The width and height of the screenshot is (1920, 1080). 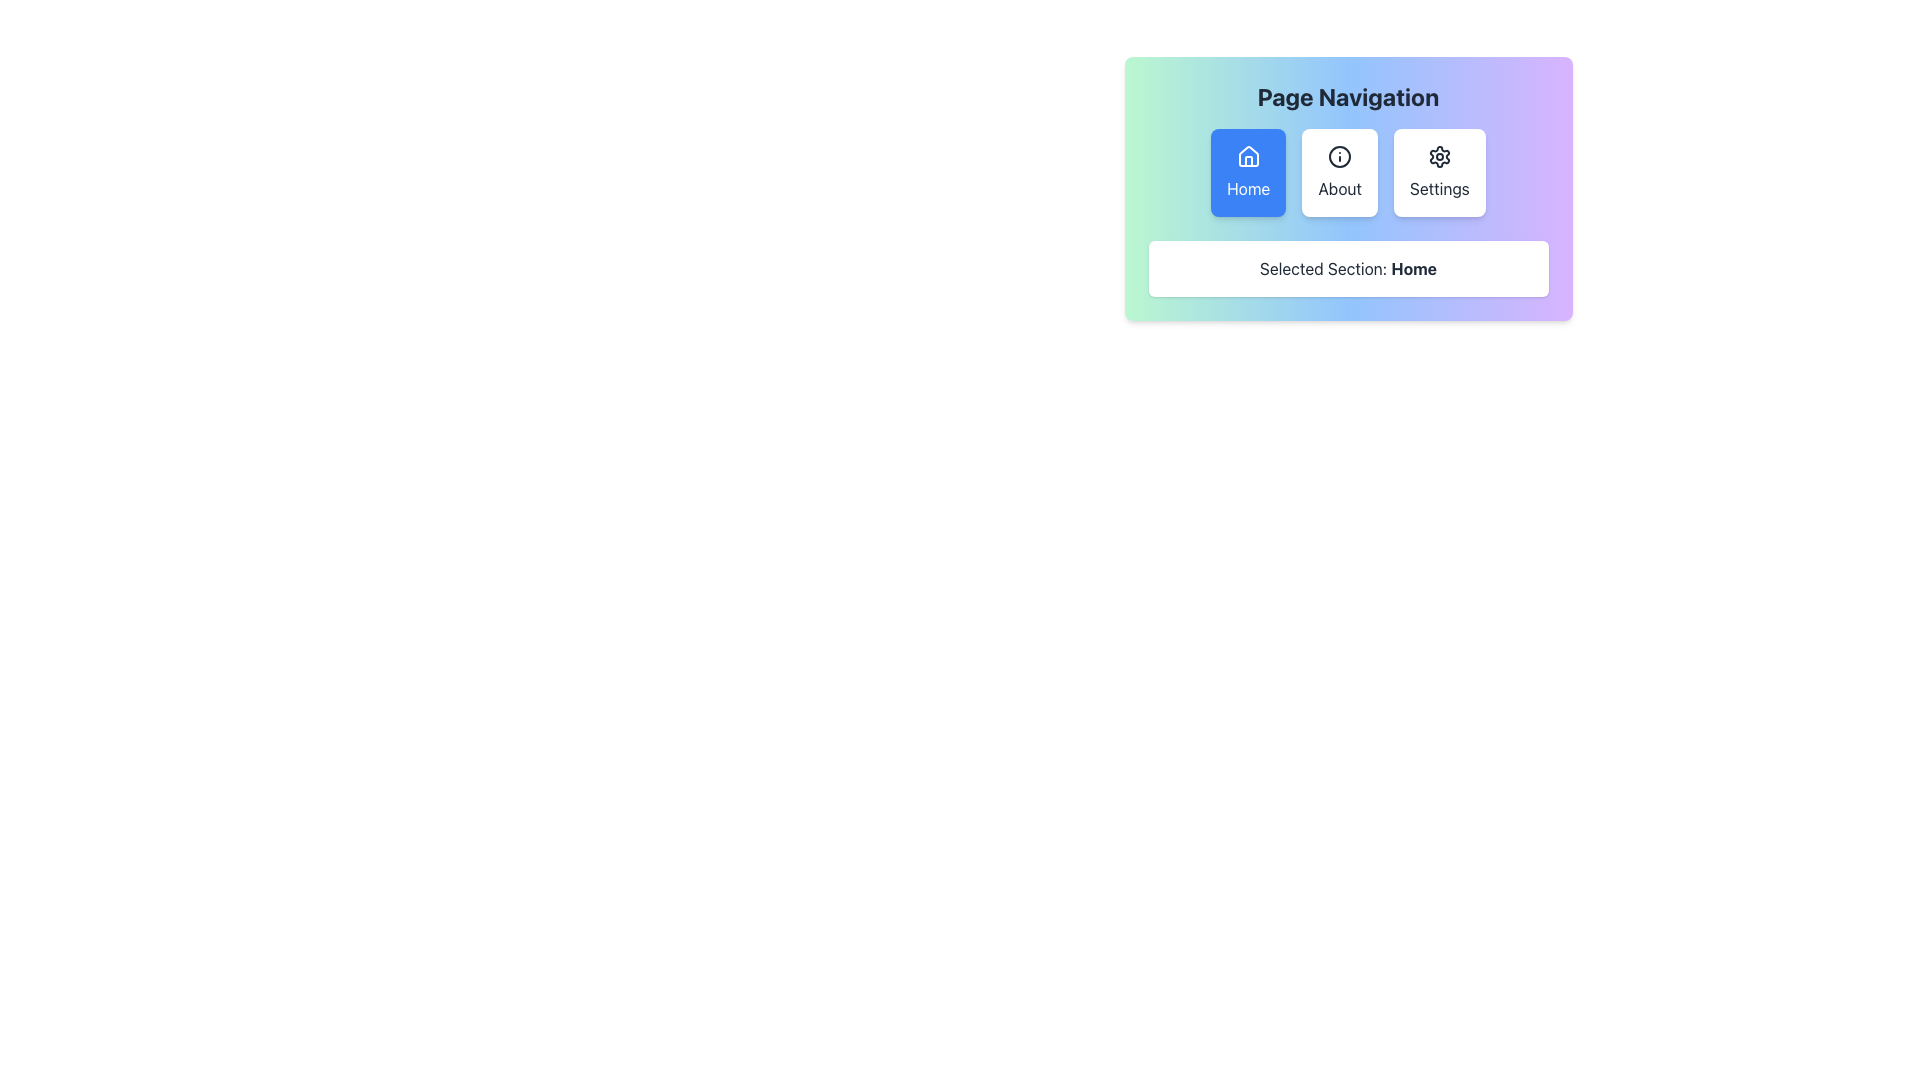 What do you see at coordinates (1340, 156) in the screenshot?
I see `the graphical icon component that serves as an 'information' icon located in the navigation panel, positioned near the top-center of the 'About' section button` at bounding box center [1340, 156].